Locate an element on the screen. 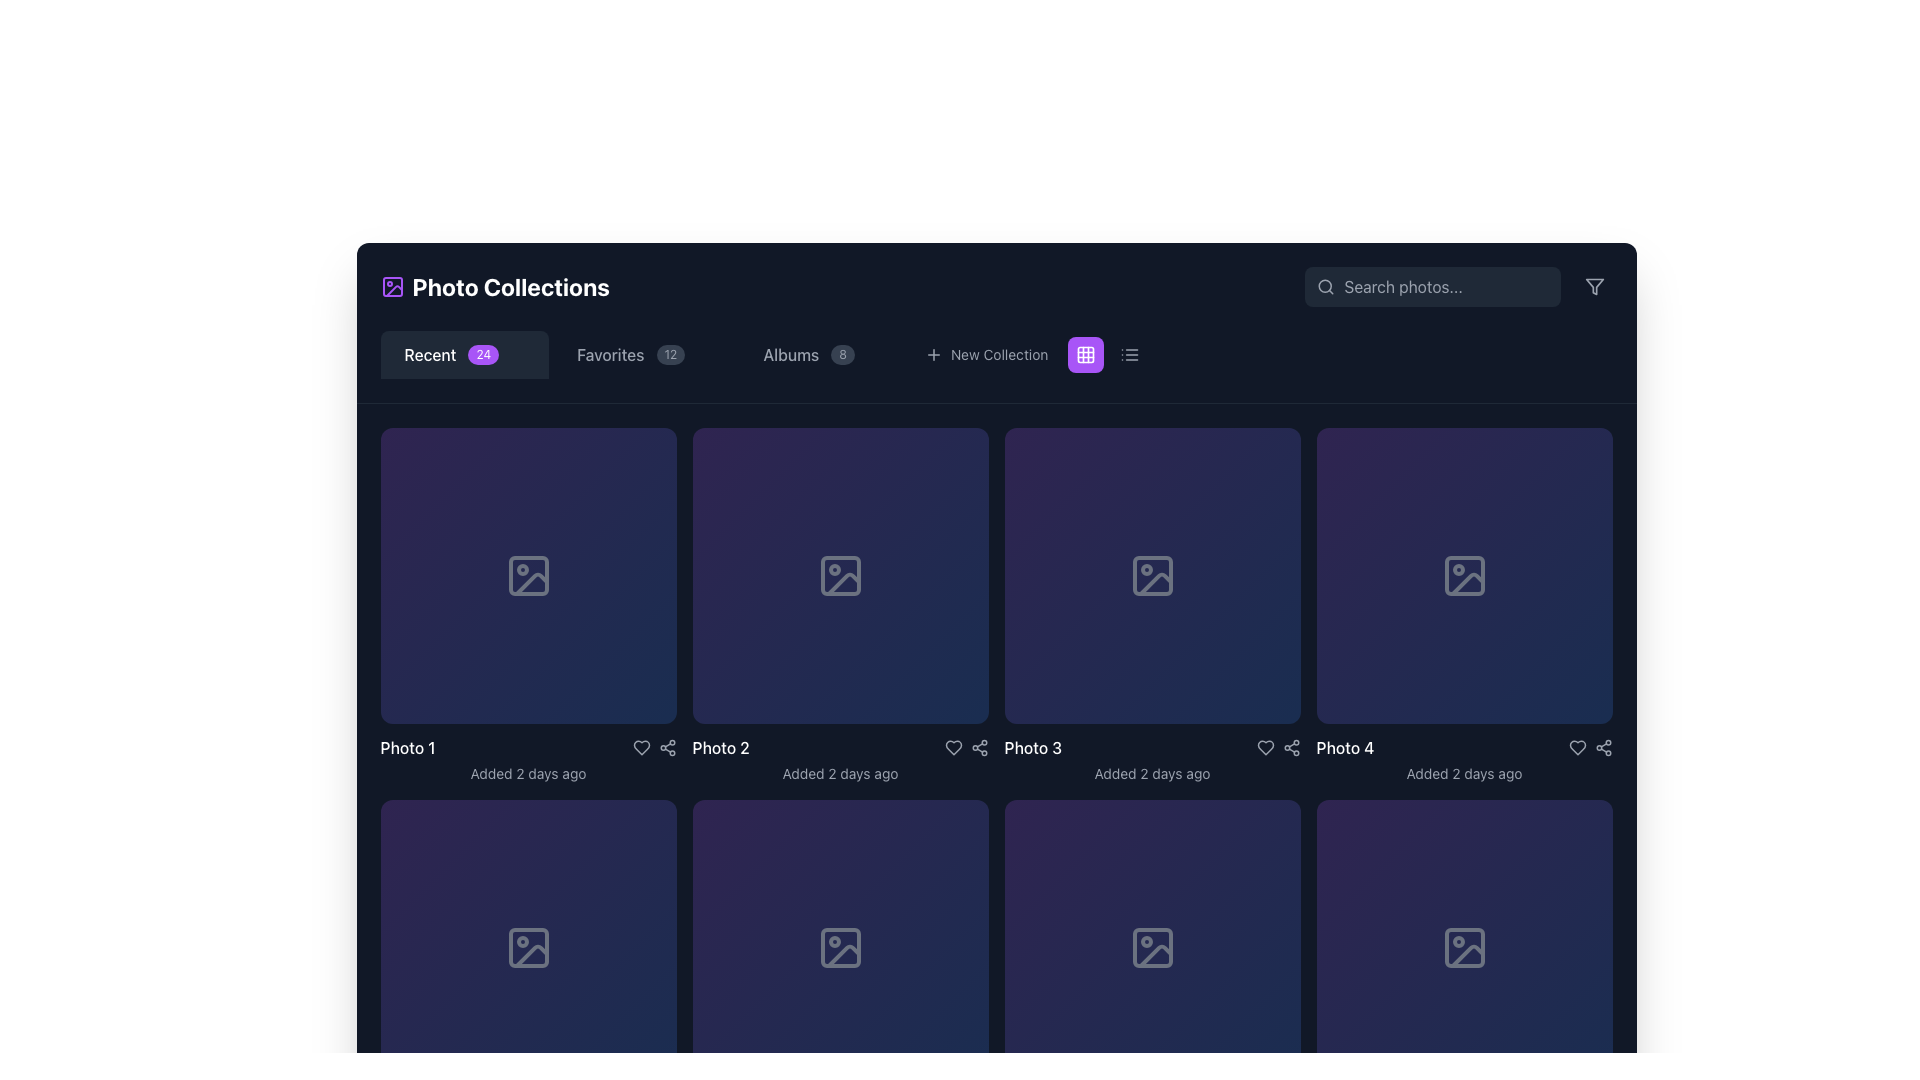 The width and height of the screenshot is (1920, 1080). the interactive tile representing a photo with metadata, located as the third tile from the left in the first row of the photo grid layout is located at coordinates (1152, 604).